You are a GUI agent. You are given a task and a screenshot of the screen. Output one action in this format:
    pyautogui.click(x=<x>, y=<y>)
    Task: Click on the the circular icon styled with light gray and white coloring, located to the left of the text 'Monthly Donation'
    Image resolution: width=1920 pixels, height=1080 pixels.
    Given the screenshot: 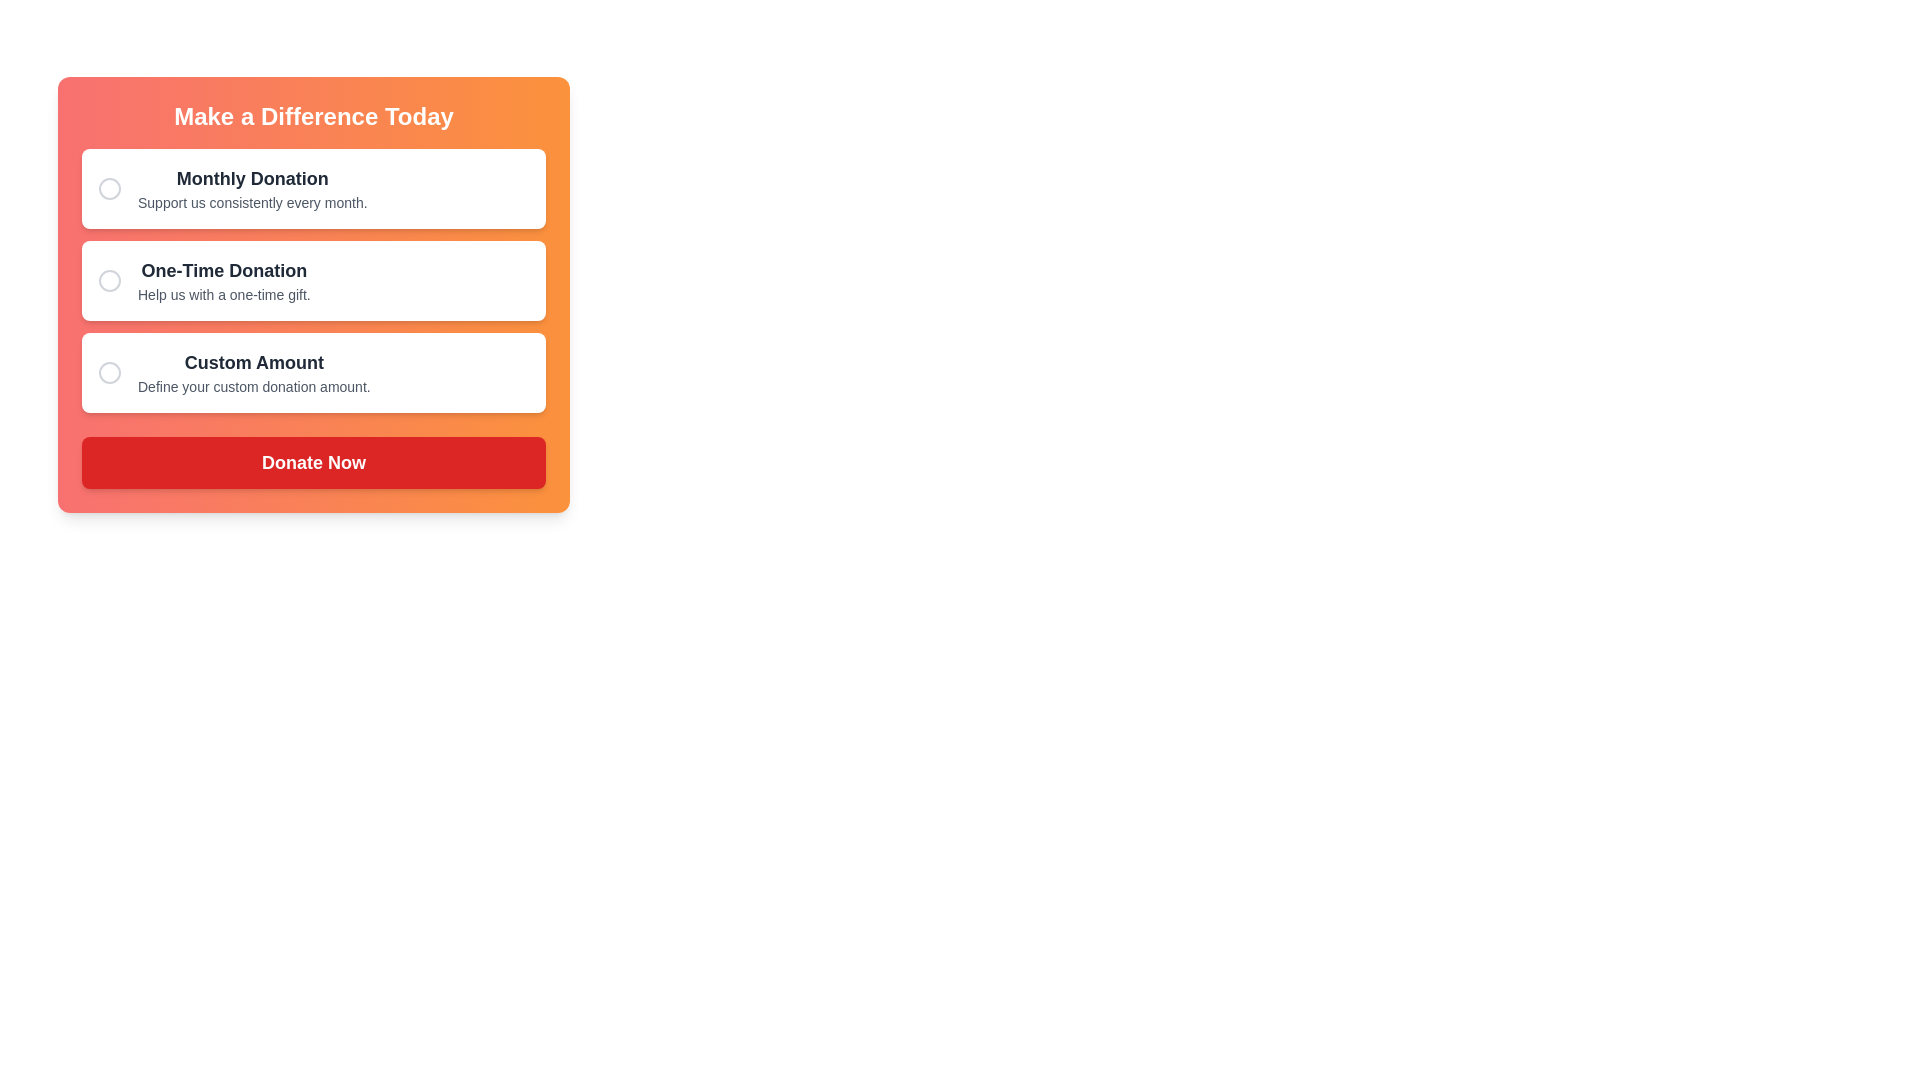 What is the action you would take?
    pyautogui.click(x=109, y=189)
    